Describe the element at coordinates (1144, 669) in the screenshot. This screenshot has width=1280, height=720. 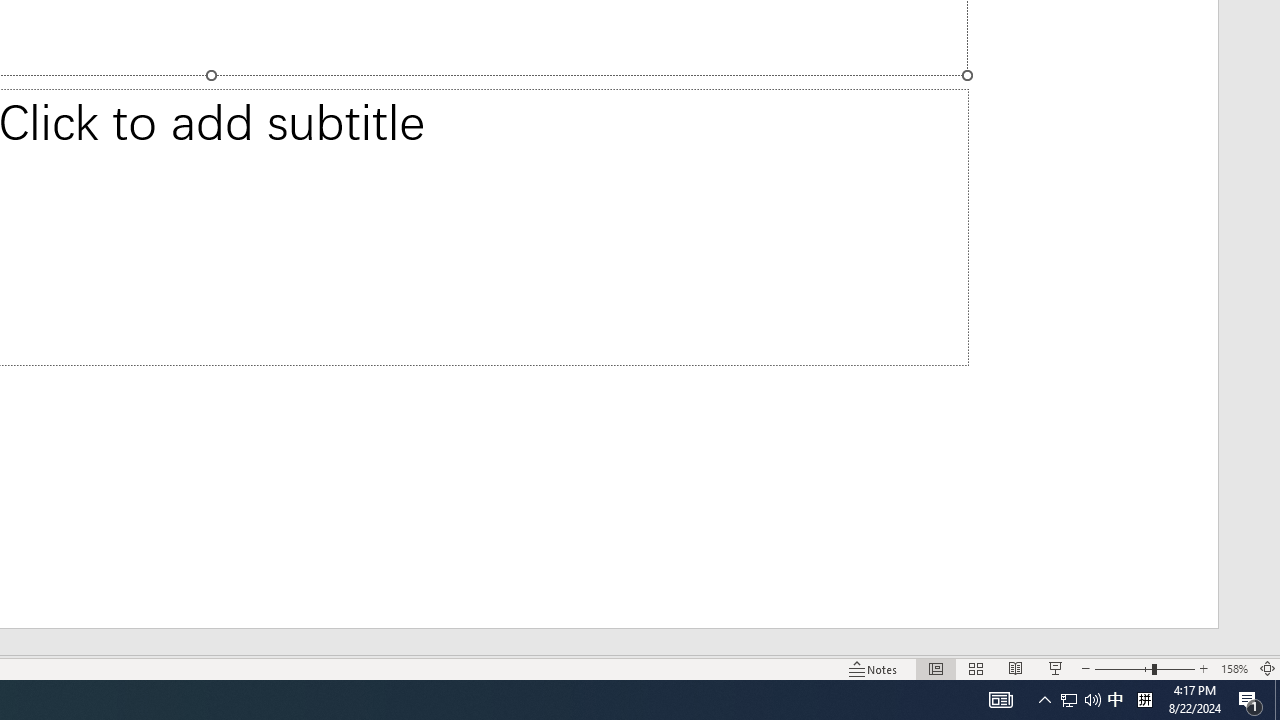
I see `'Zoom'` at that location.